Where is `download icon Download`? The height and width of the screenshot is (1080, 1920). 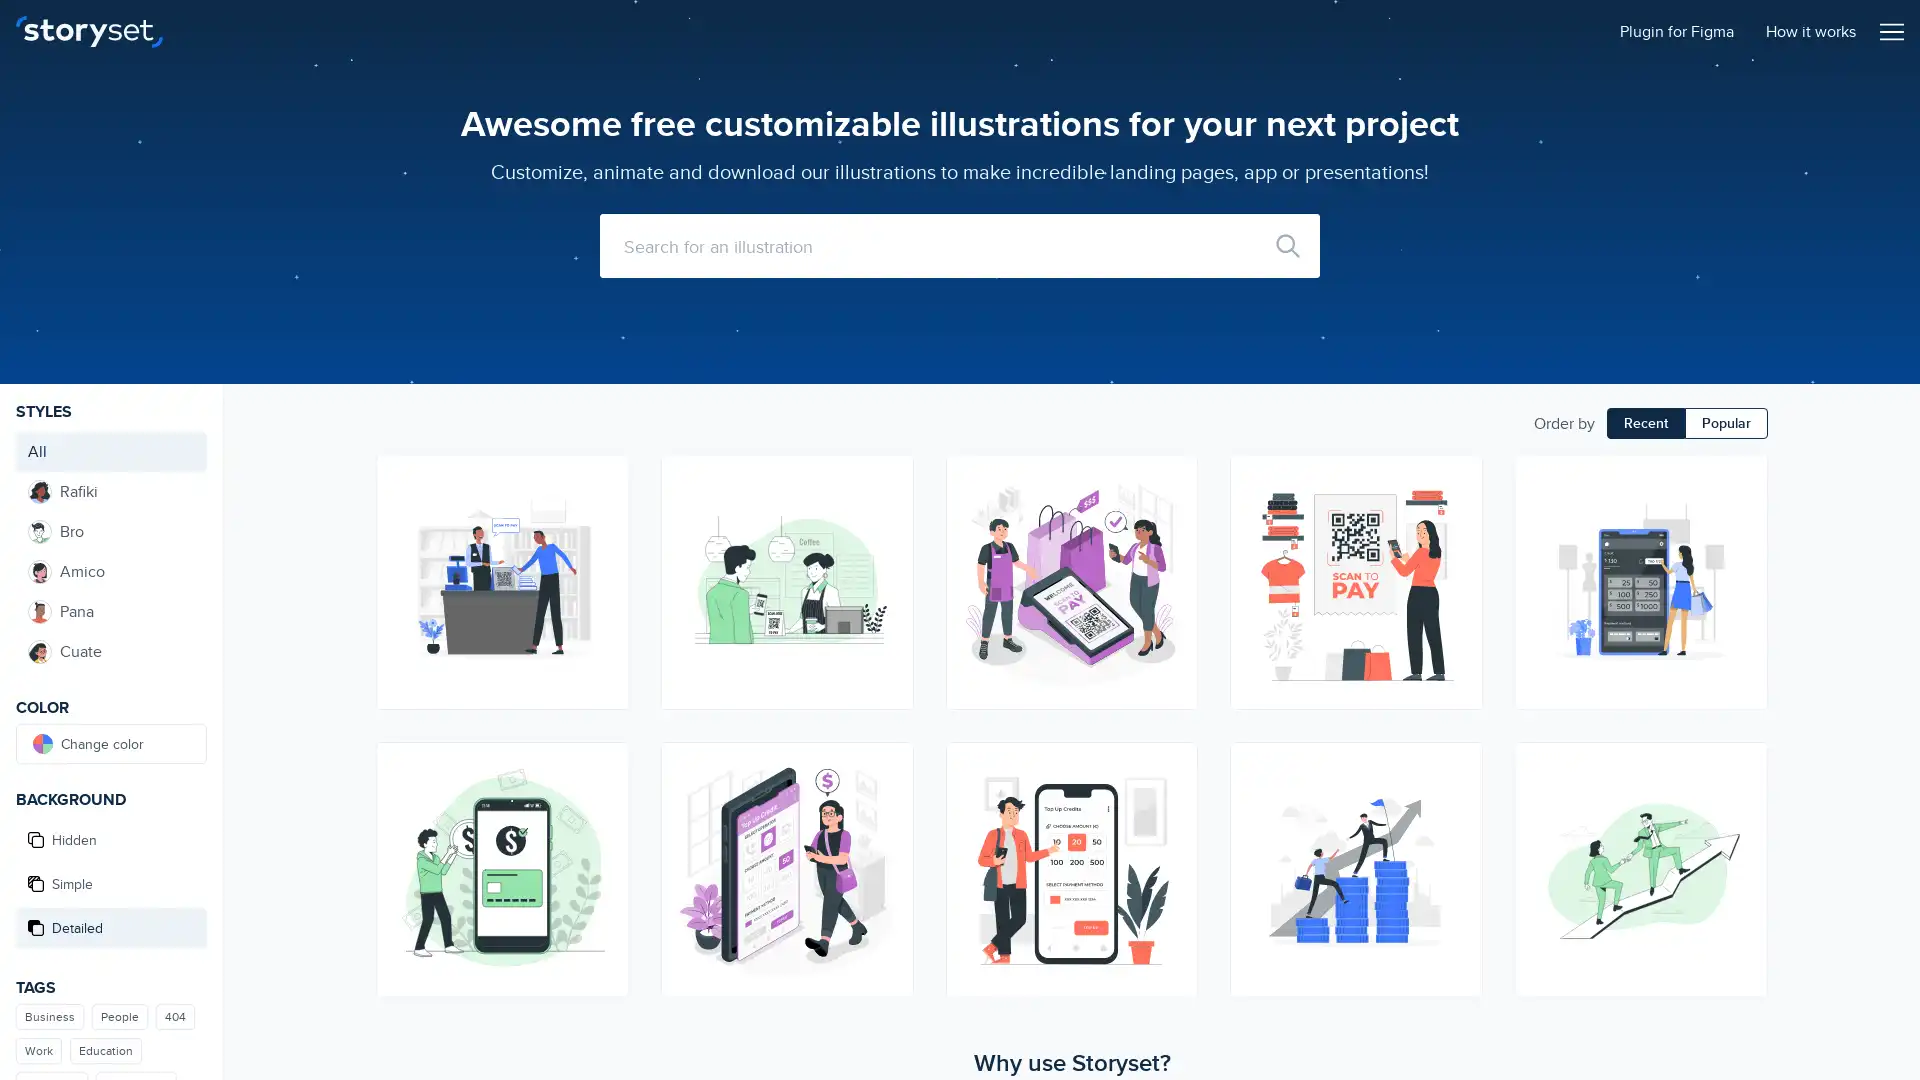
download icon Download is located at coordinates (602, 515).